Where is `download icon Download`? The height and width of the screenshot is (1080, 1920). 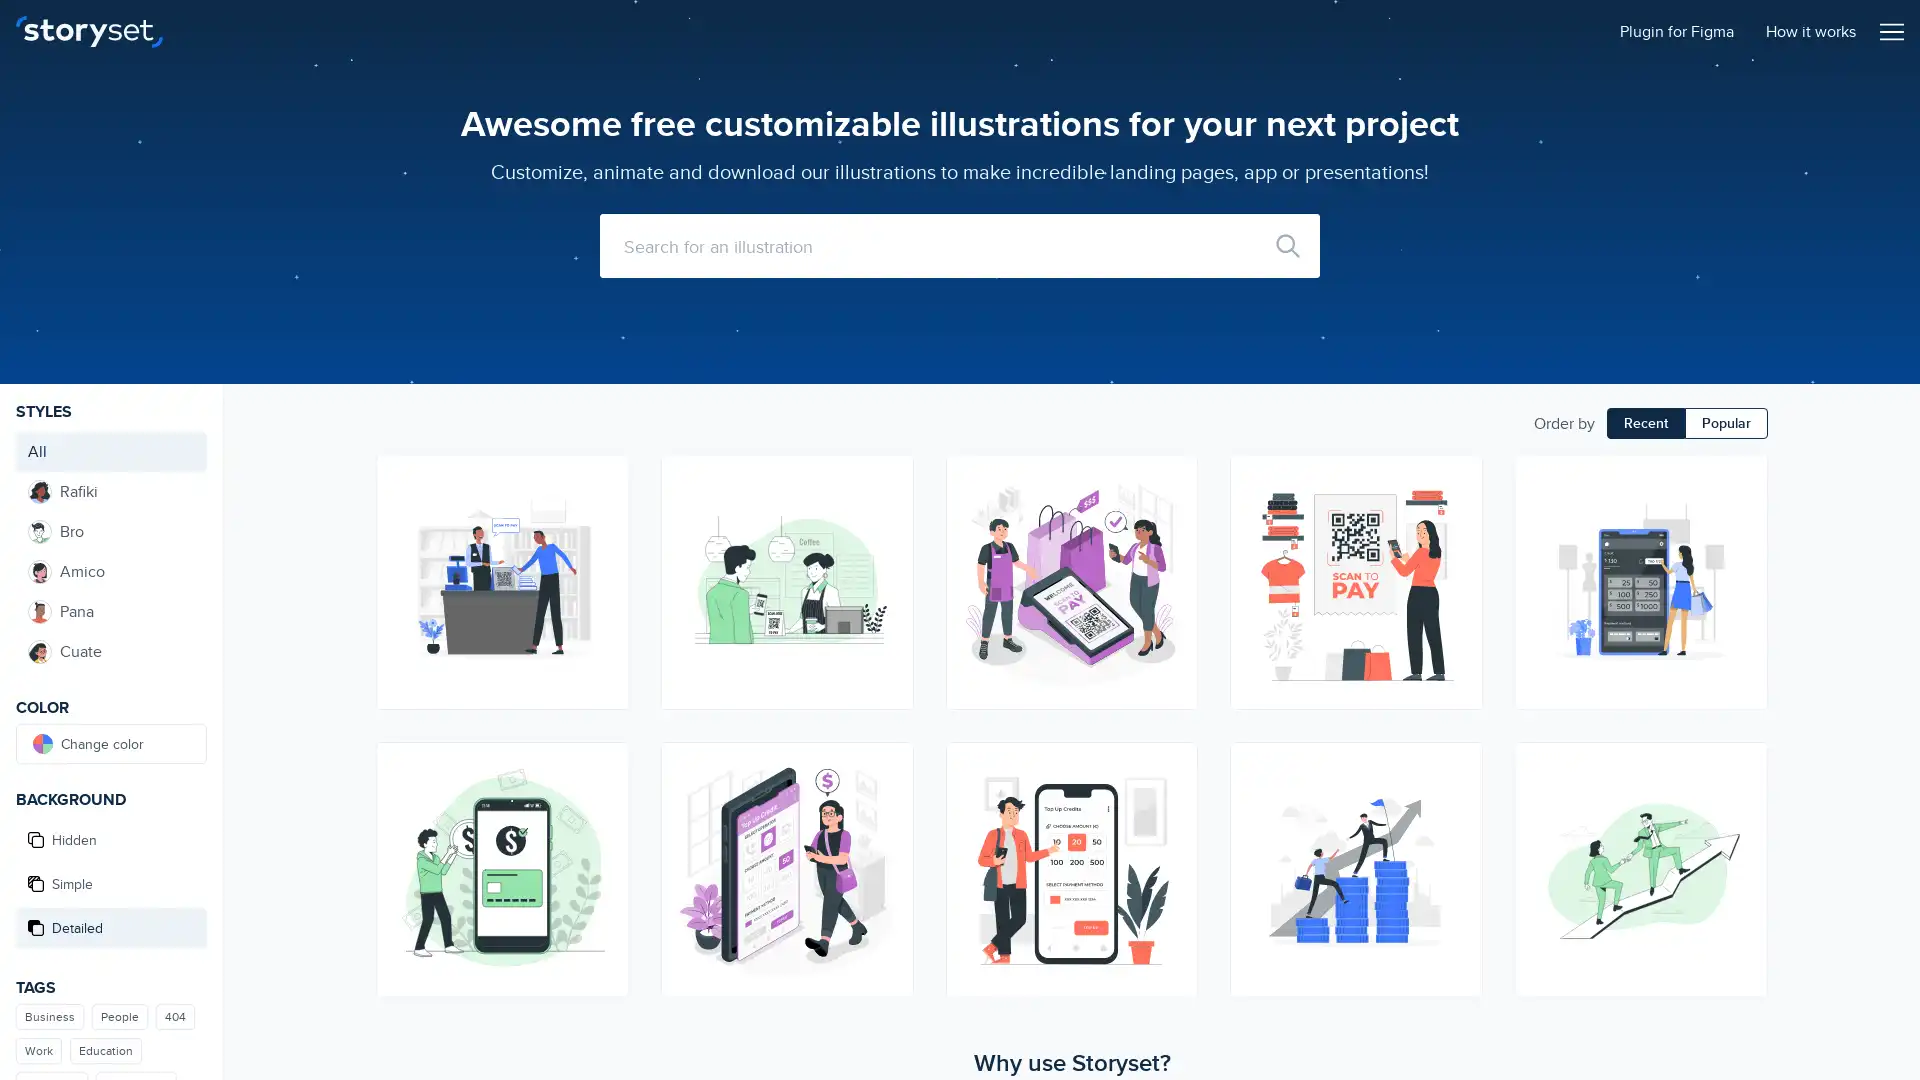
download icon Download is located at coordinates (602, 515).